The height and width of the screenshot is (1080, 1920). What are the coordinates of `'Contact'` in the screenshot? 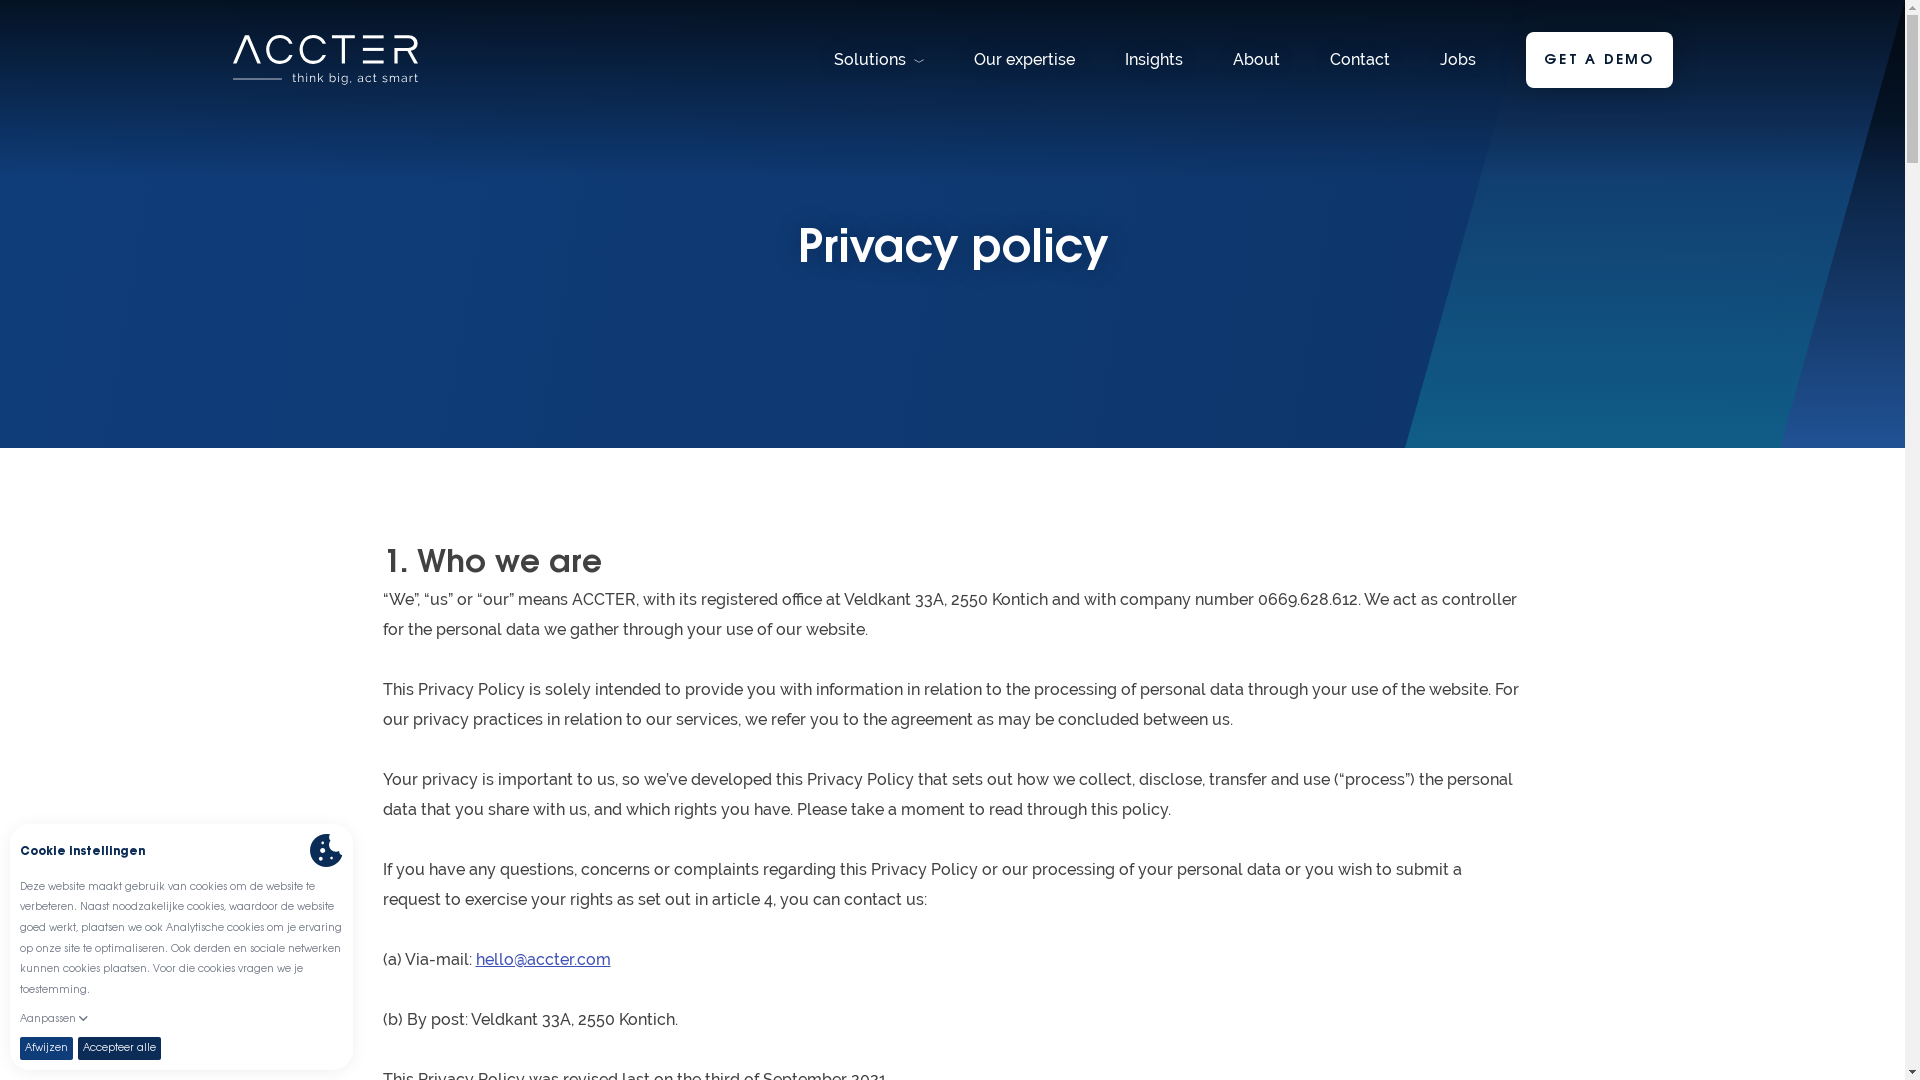 It's located at (1359, 59).